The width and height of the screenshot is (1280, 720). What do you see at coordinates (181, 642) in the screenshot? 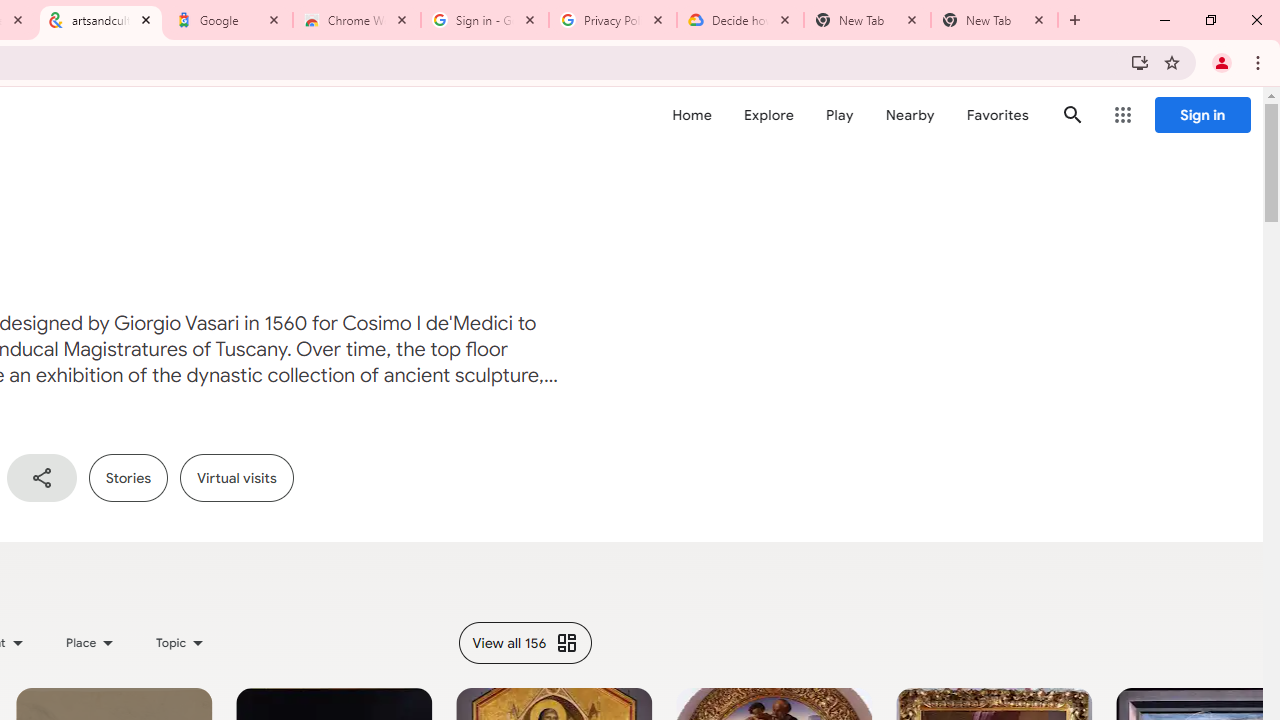
I see `'Topic'` at bounding box center [181, 642].